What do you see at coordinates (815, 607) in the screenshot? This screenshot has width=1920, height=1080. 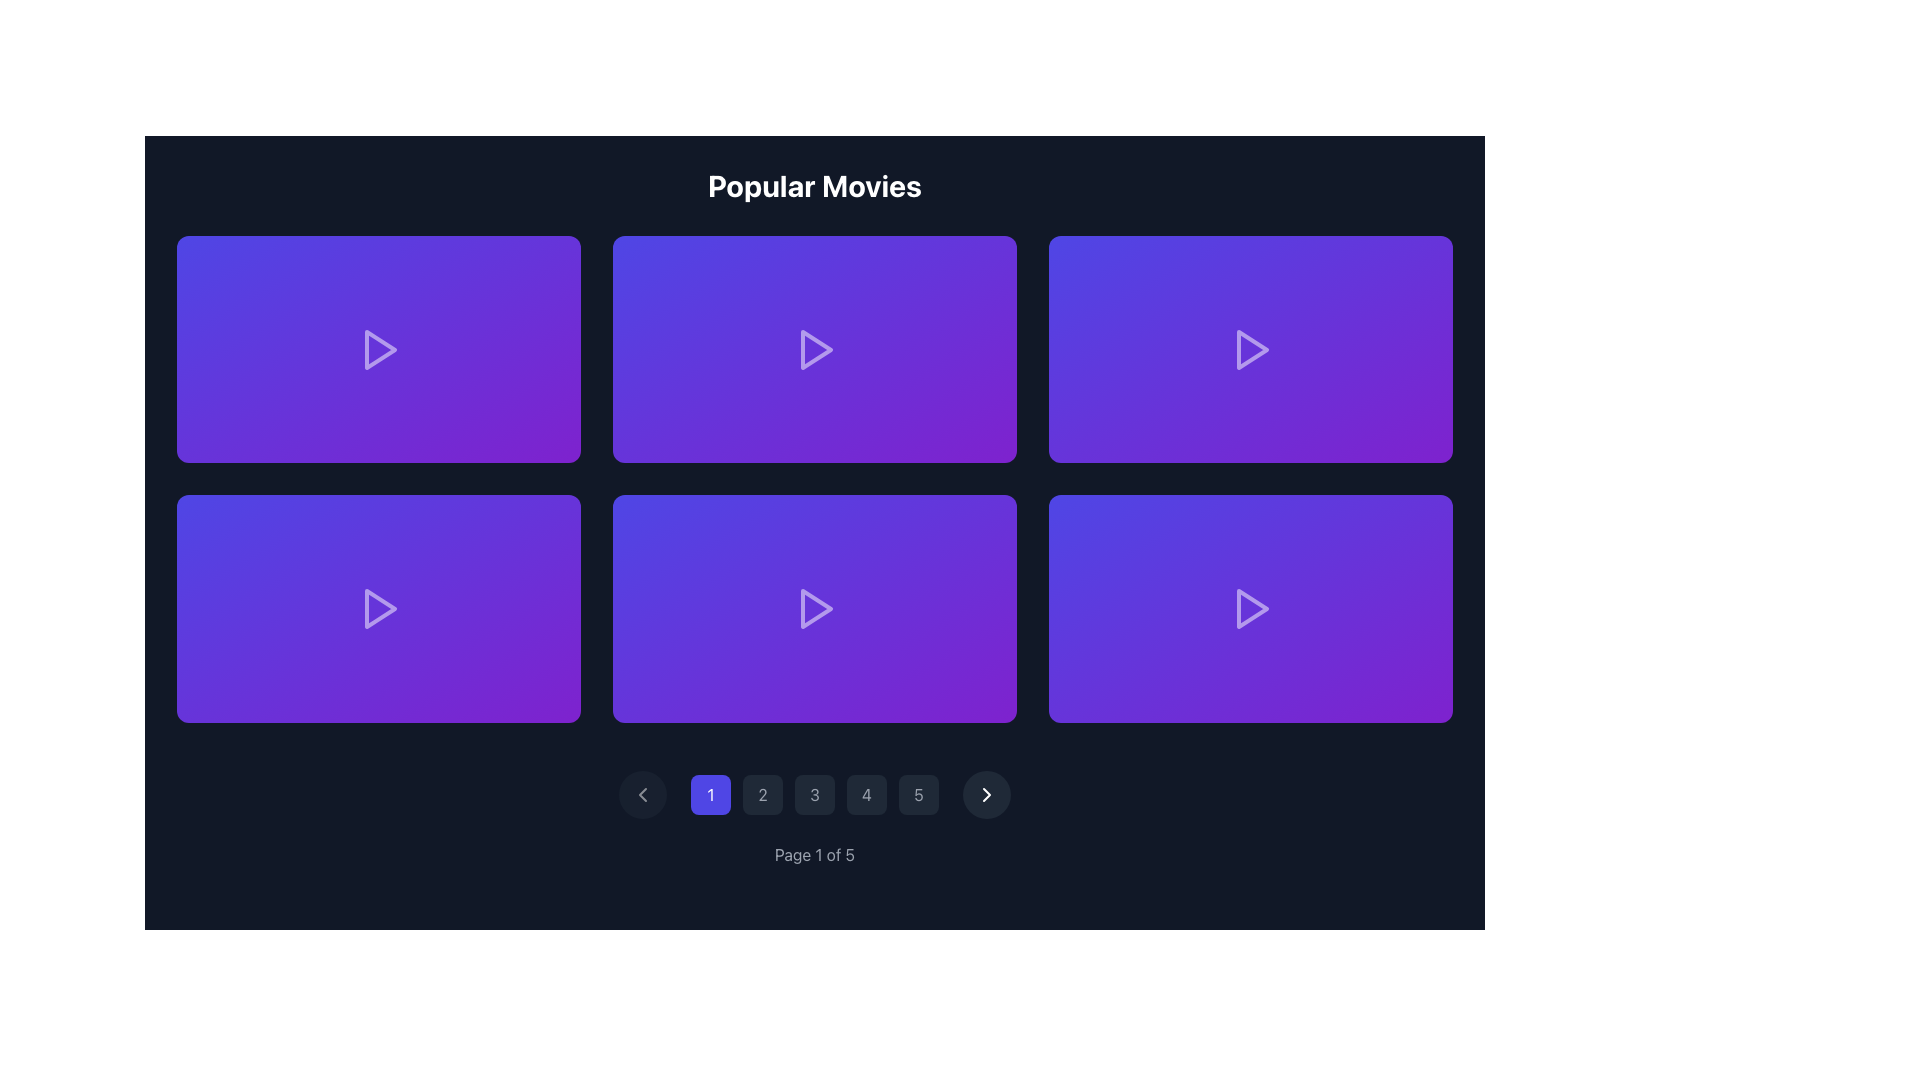 I see `the triangular play icon button located at the center of the bottom row in a 2 by 3 grid layout, styled with a gradient purple background and soft white coloring, to emphasize it visually` at bounding box center [815, 607].